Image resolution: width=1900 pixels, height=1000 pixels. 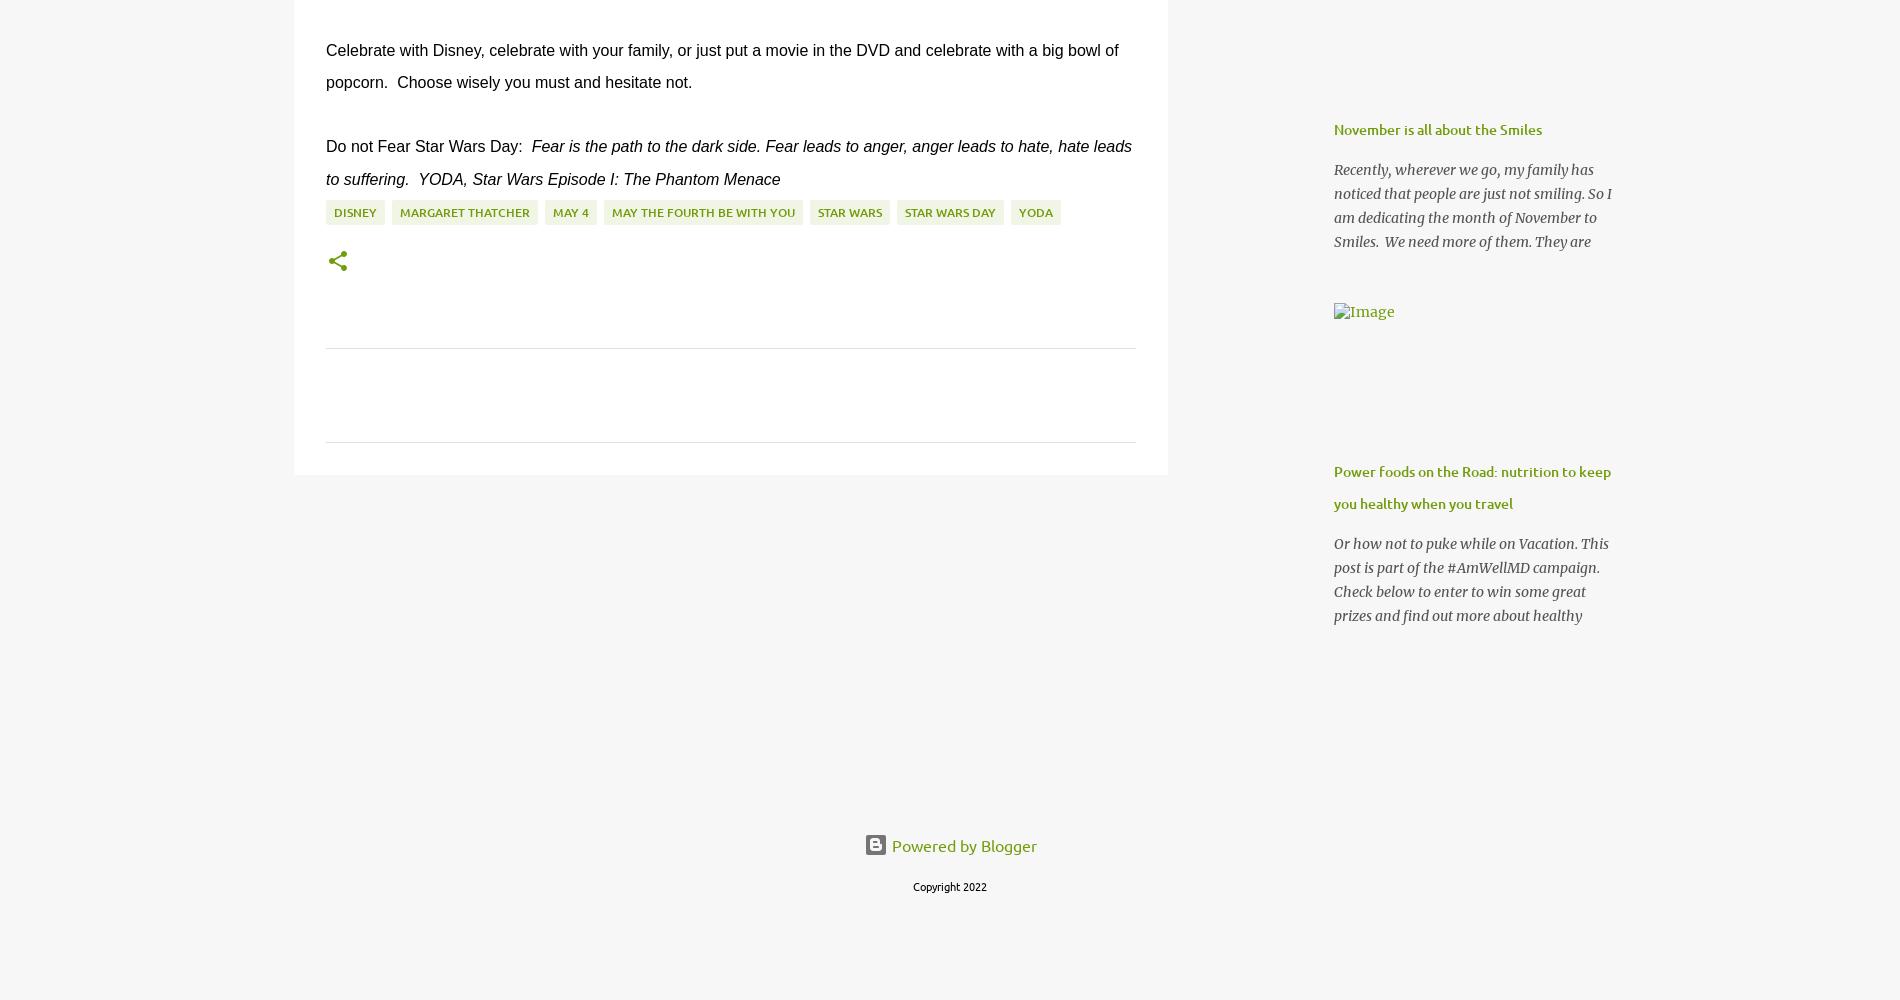 I want to click on 'Star Wars Day', so click(x=950, y=211).